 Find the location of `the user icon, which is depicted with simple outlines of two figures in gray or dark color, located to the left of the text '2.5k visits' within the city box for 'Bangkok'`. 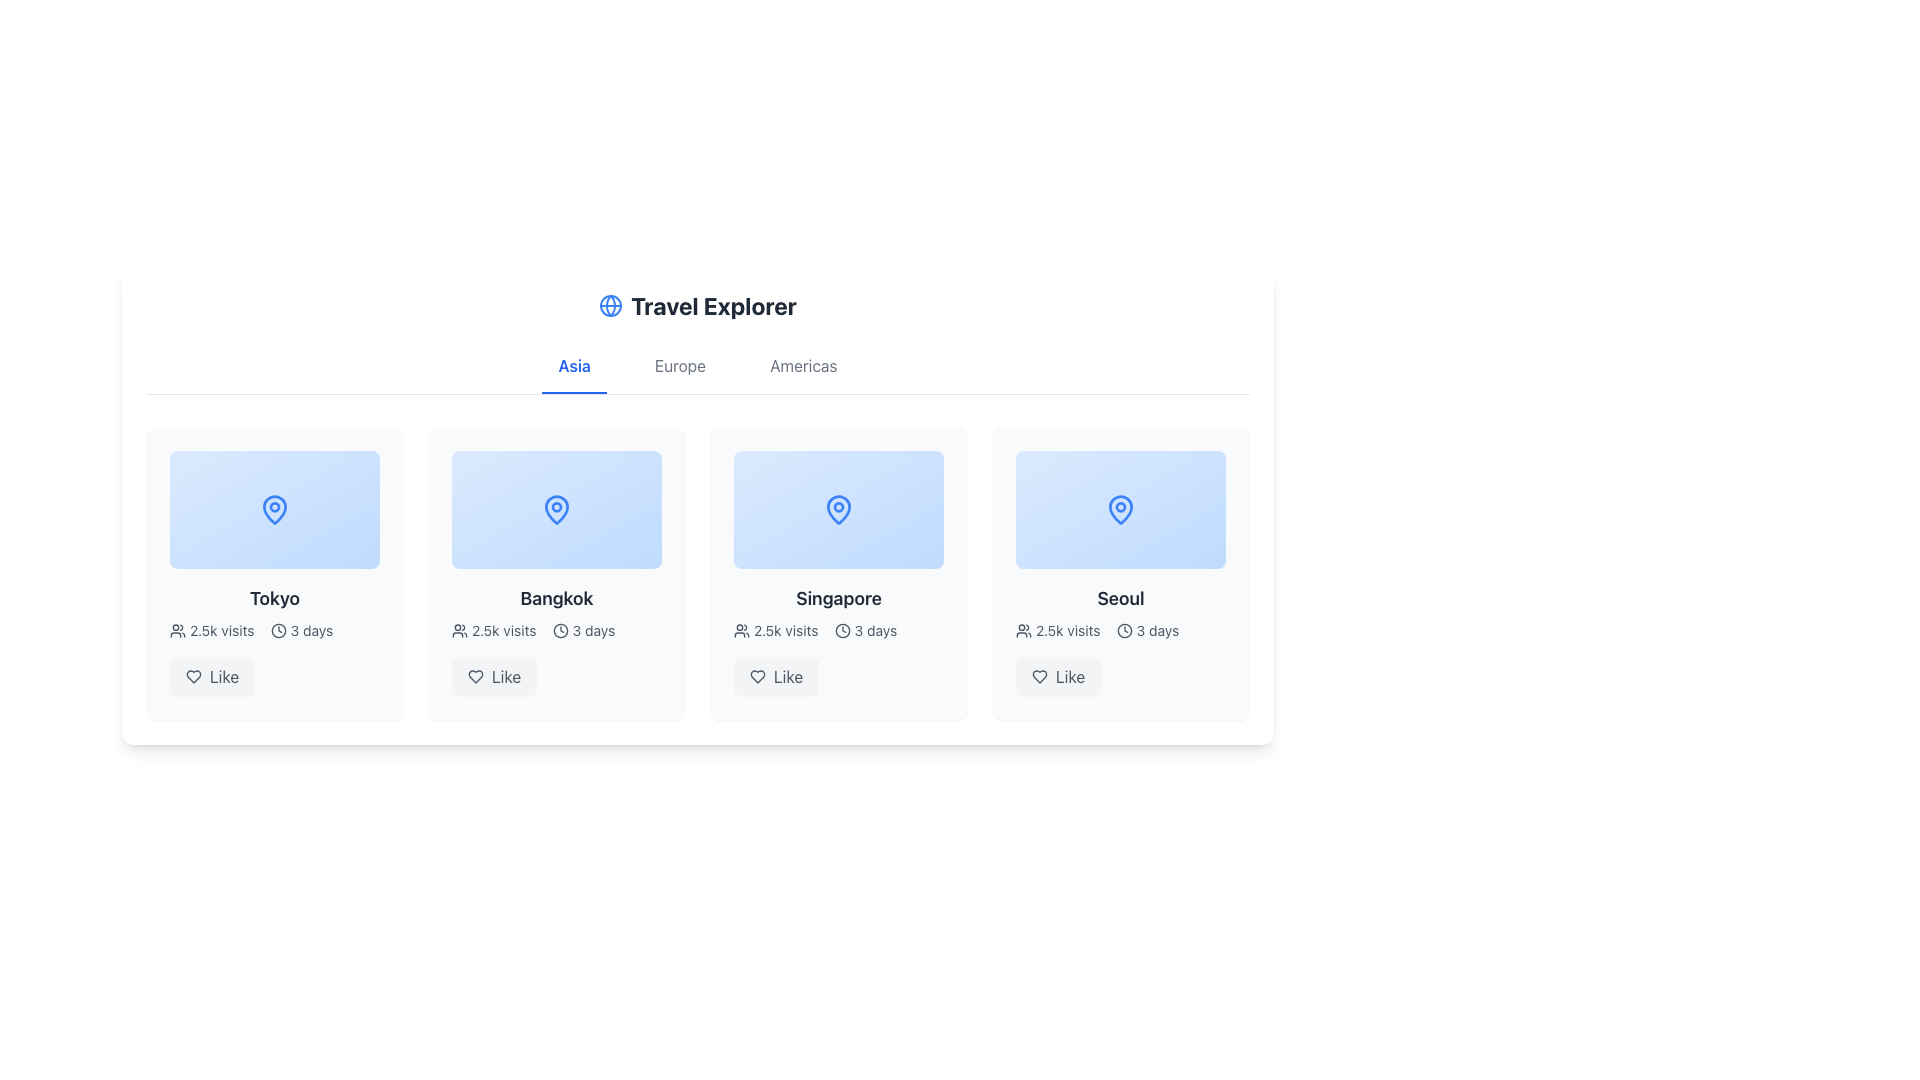

the user icon, which is depicted with simple outlines of two figures in gray or dark color, located to the left of the text '2.5k visits' within the city box for 'Bangkok' is located at coordinates (459, 631).